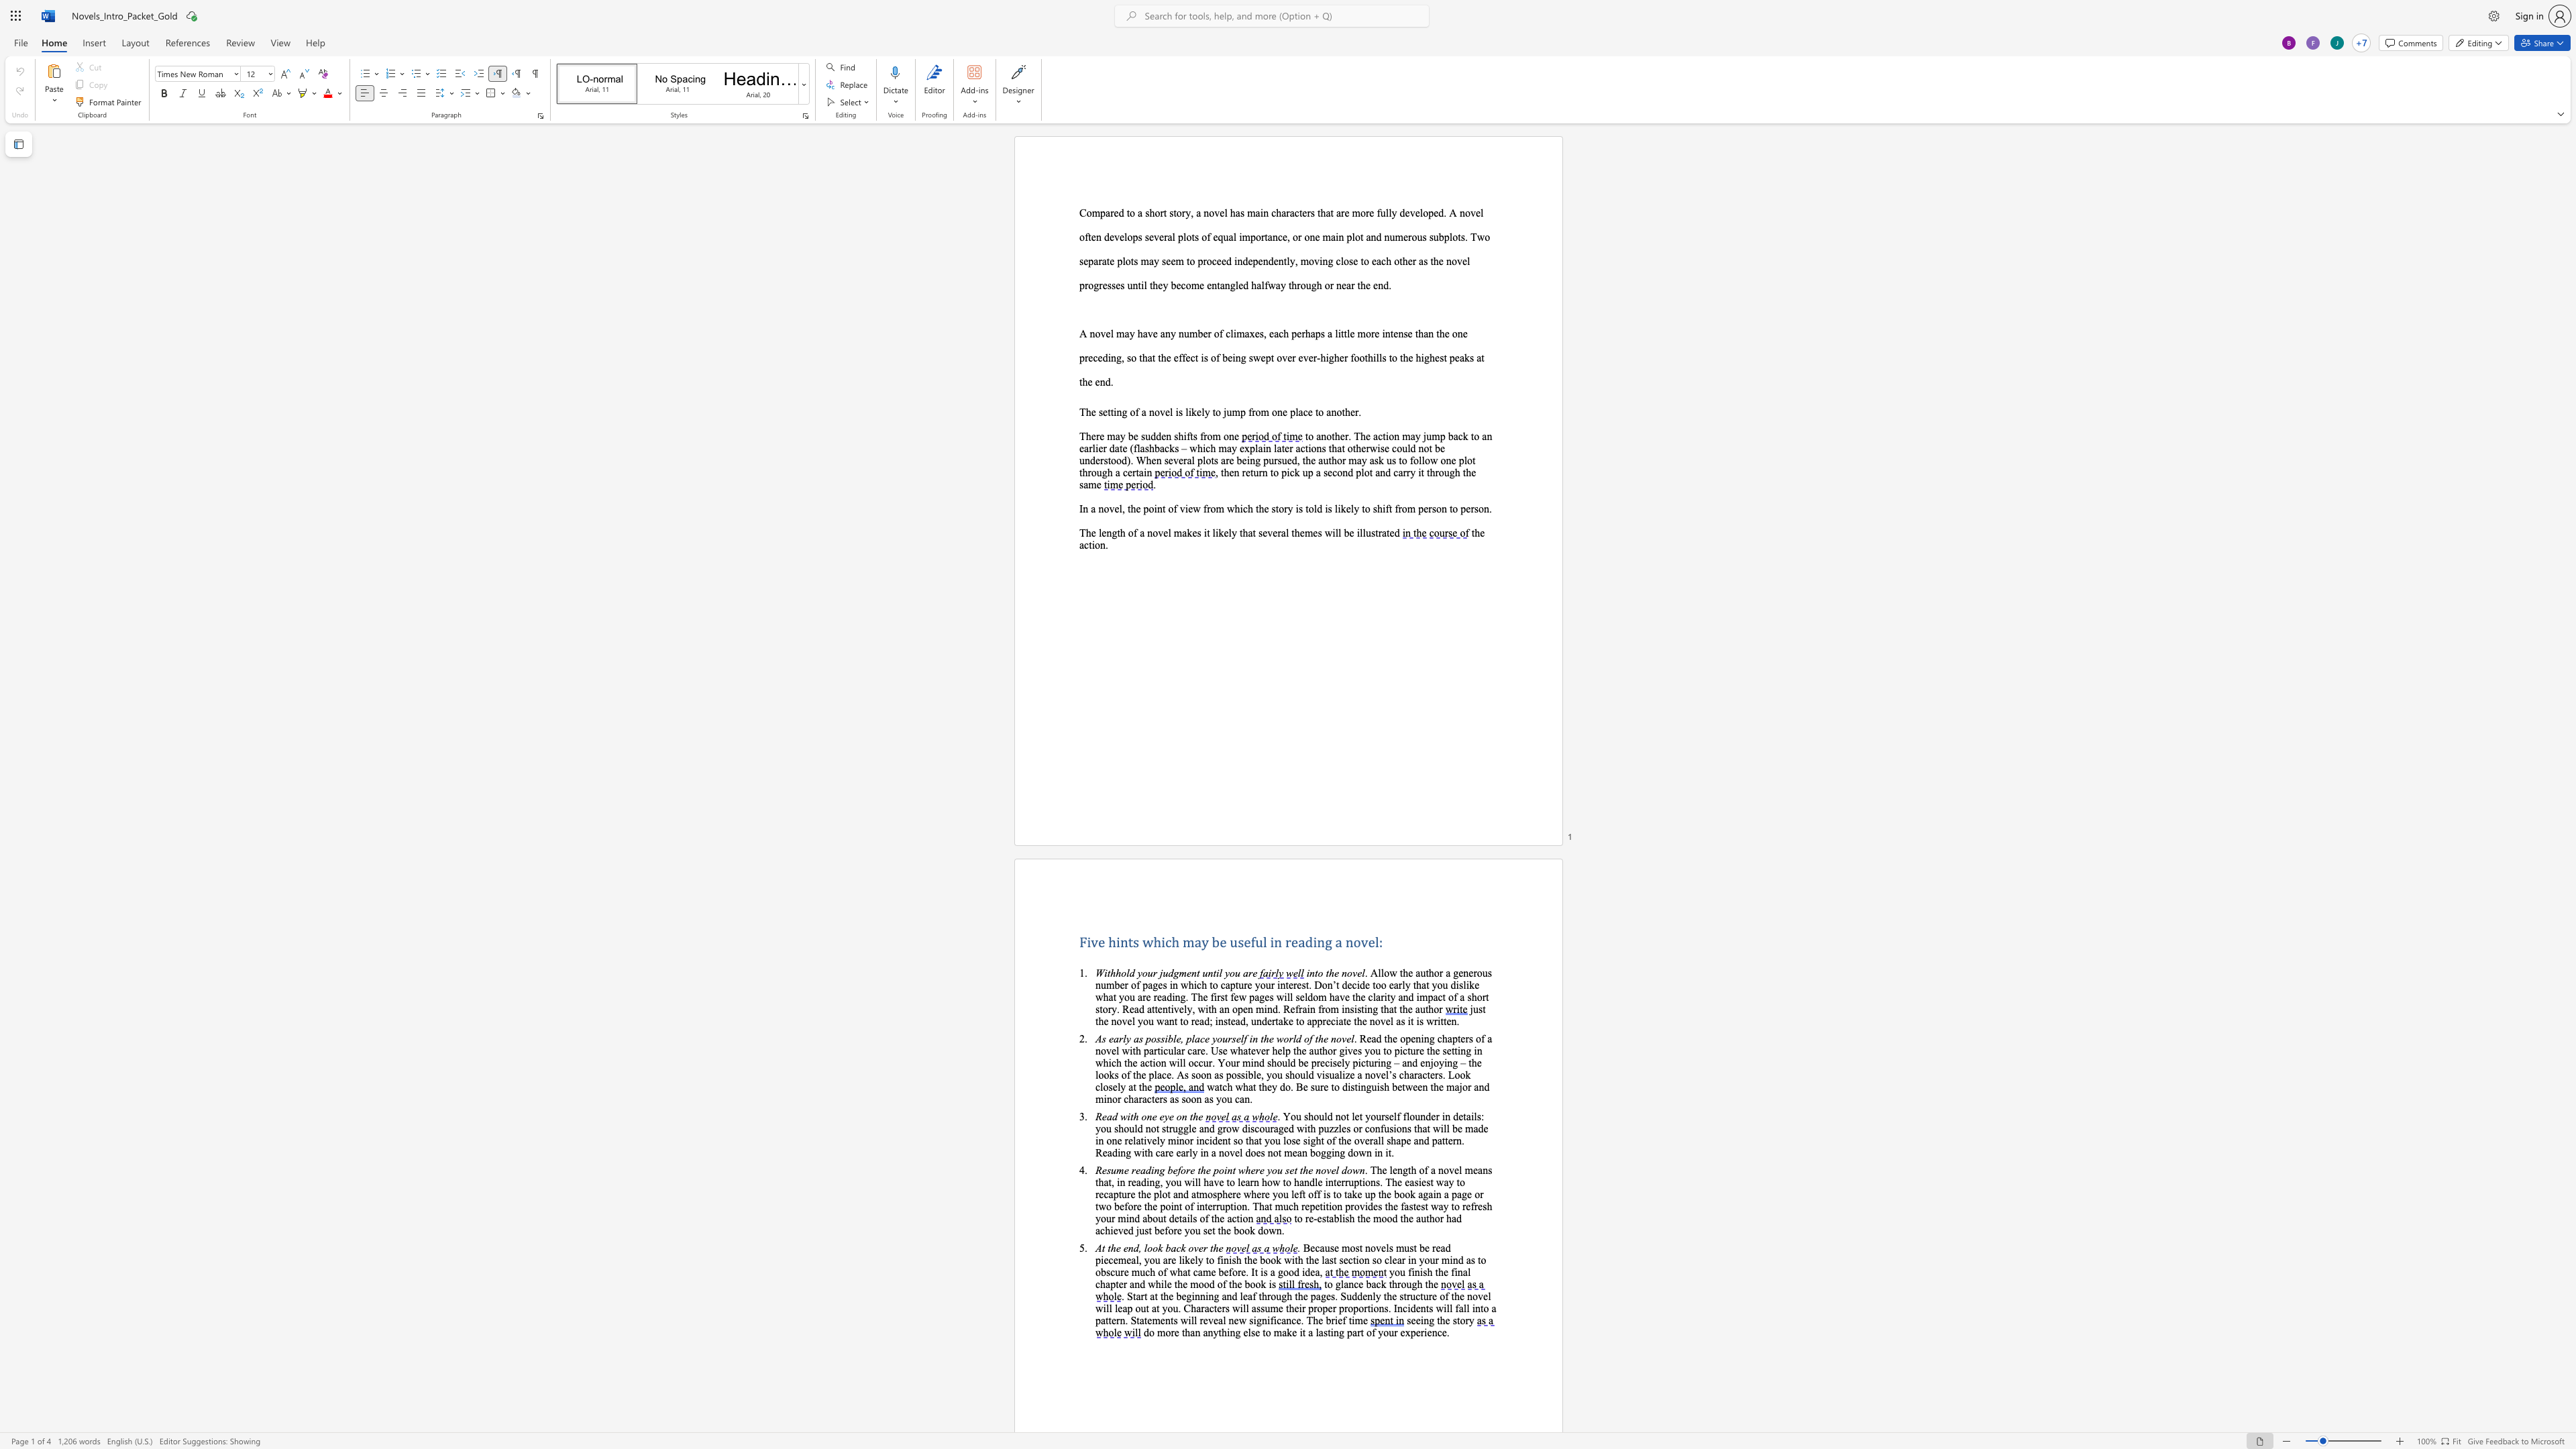  I want to click on the space between the continuous character "i" and "o" in the text, so click(1095, 543).